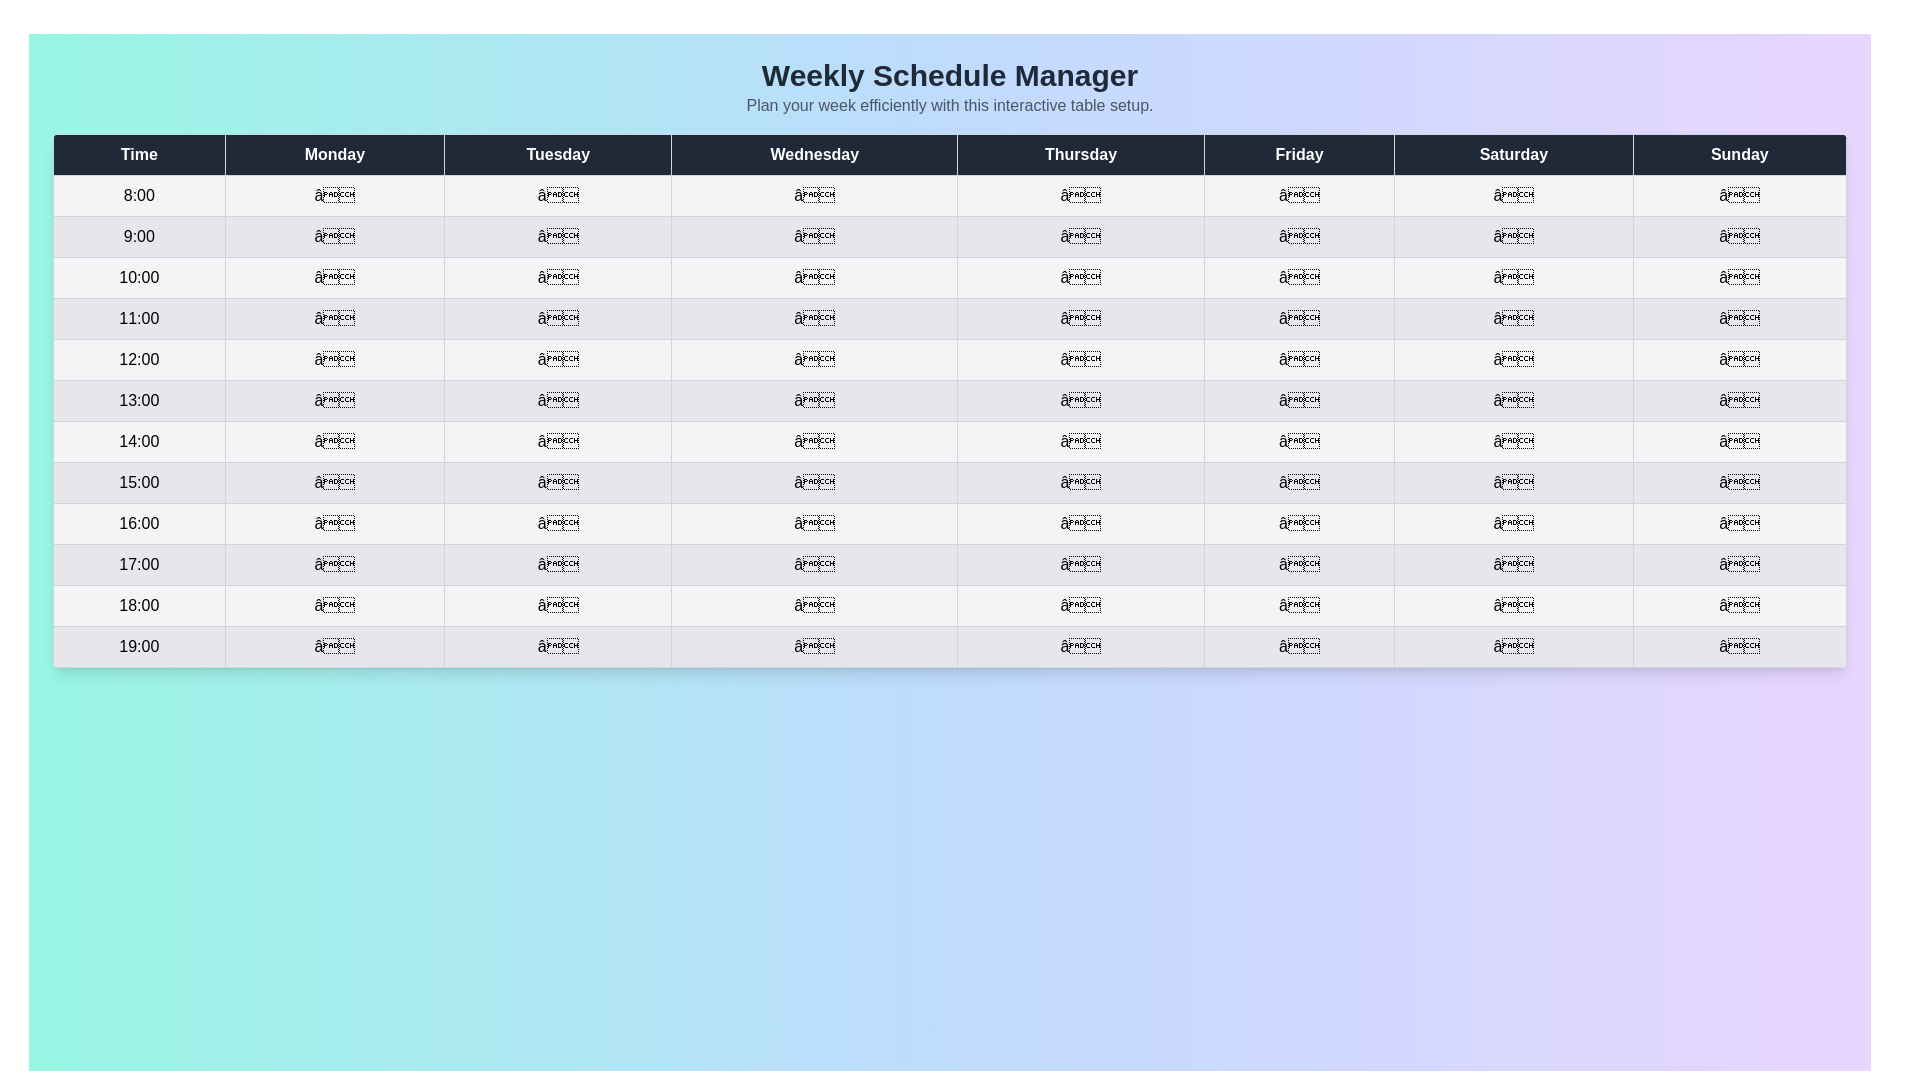 This screenshot has height=1080, width=1920. What do you see at coordinates (1738, 153) in the screenshot?
I see `the header of the column labeled Sunday to sort it` at bounding box center [1738, 153].